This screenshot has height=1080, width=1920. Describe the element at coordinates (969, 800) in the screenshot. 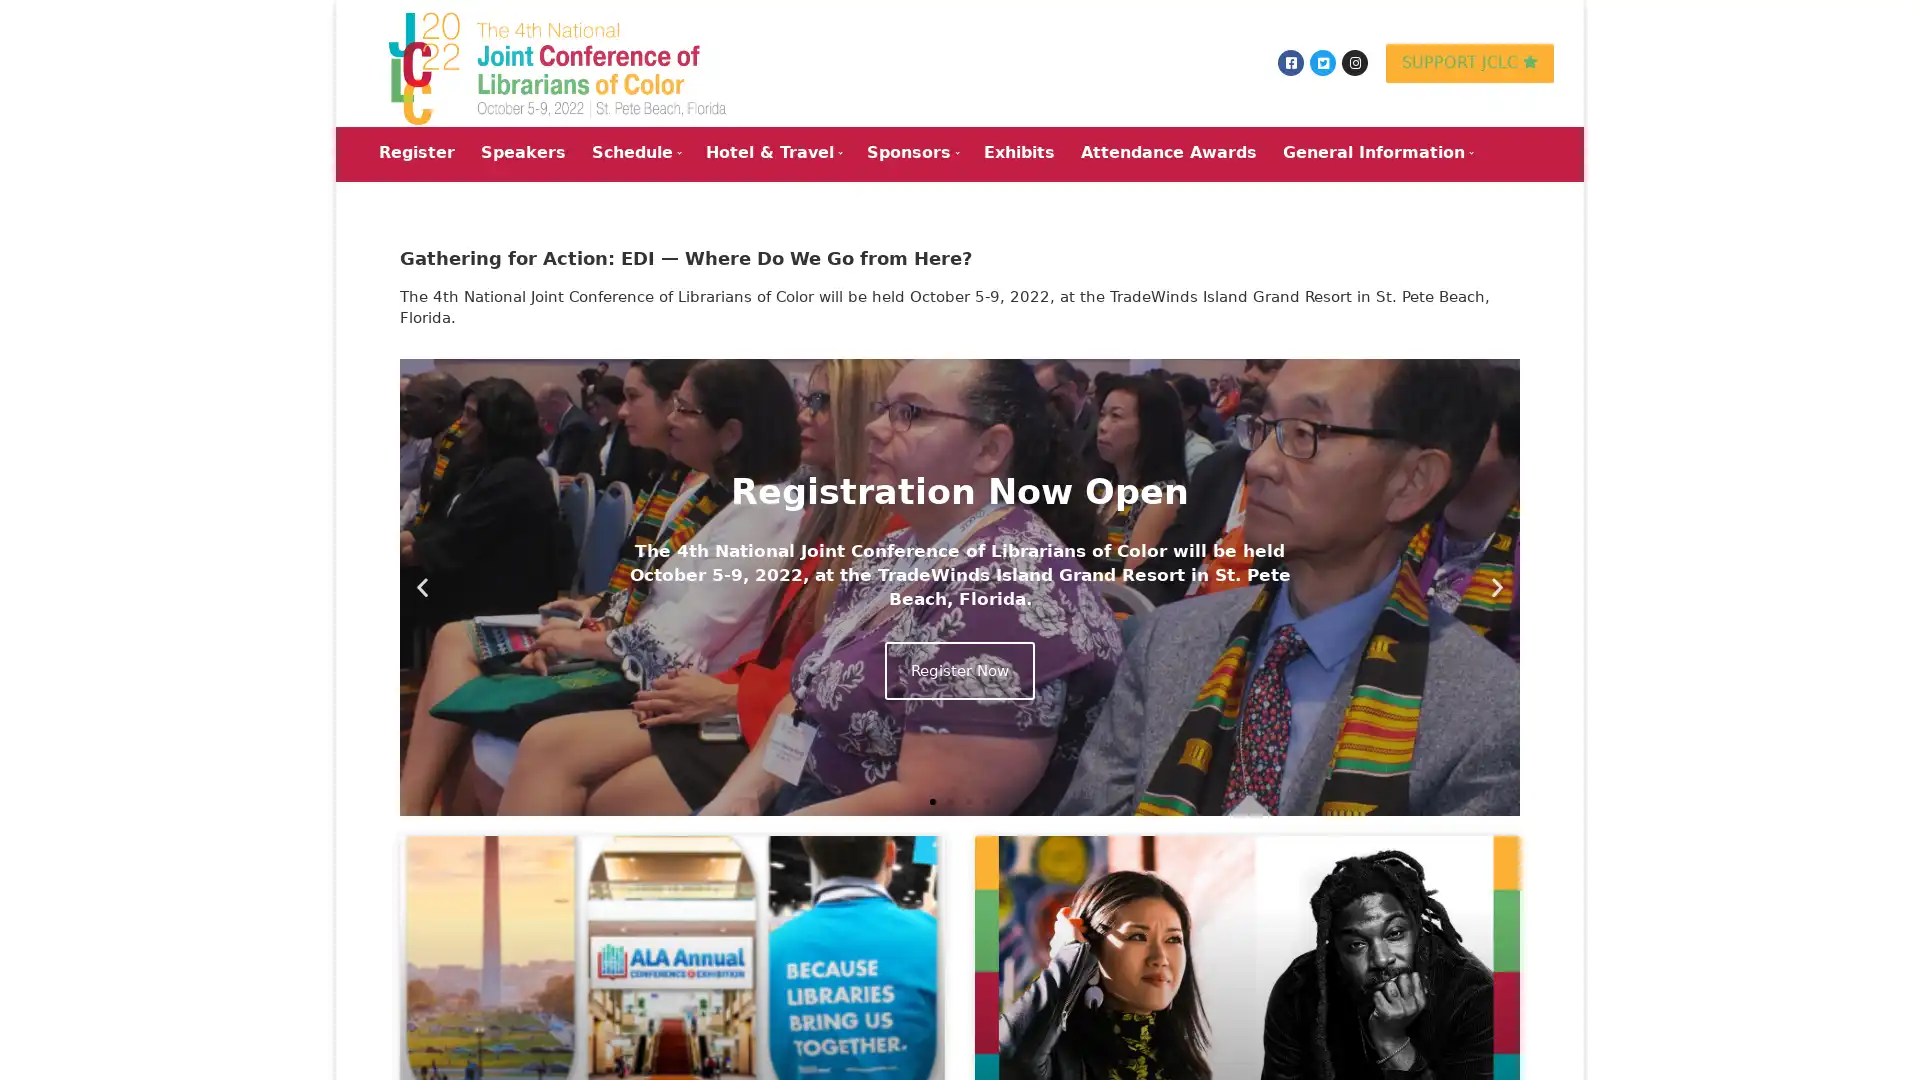

I see `Go to slide 3` at that location.